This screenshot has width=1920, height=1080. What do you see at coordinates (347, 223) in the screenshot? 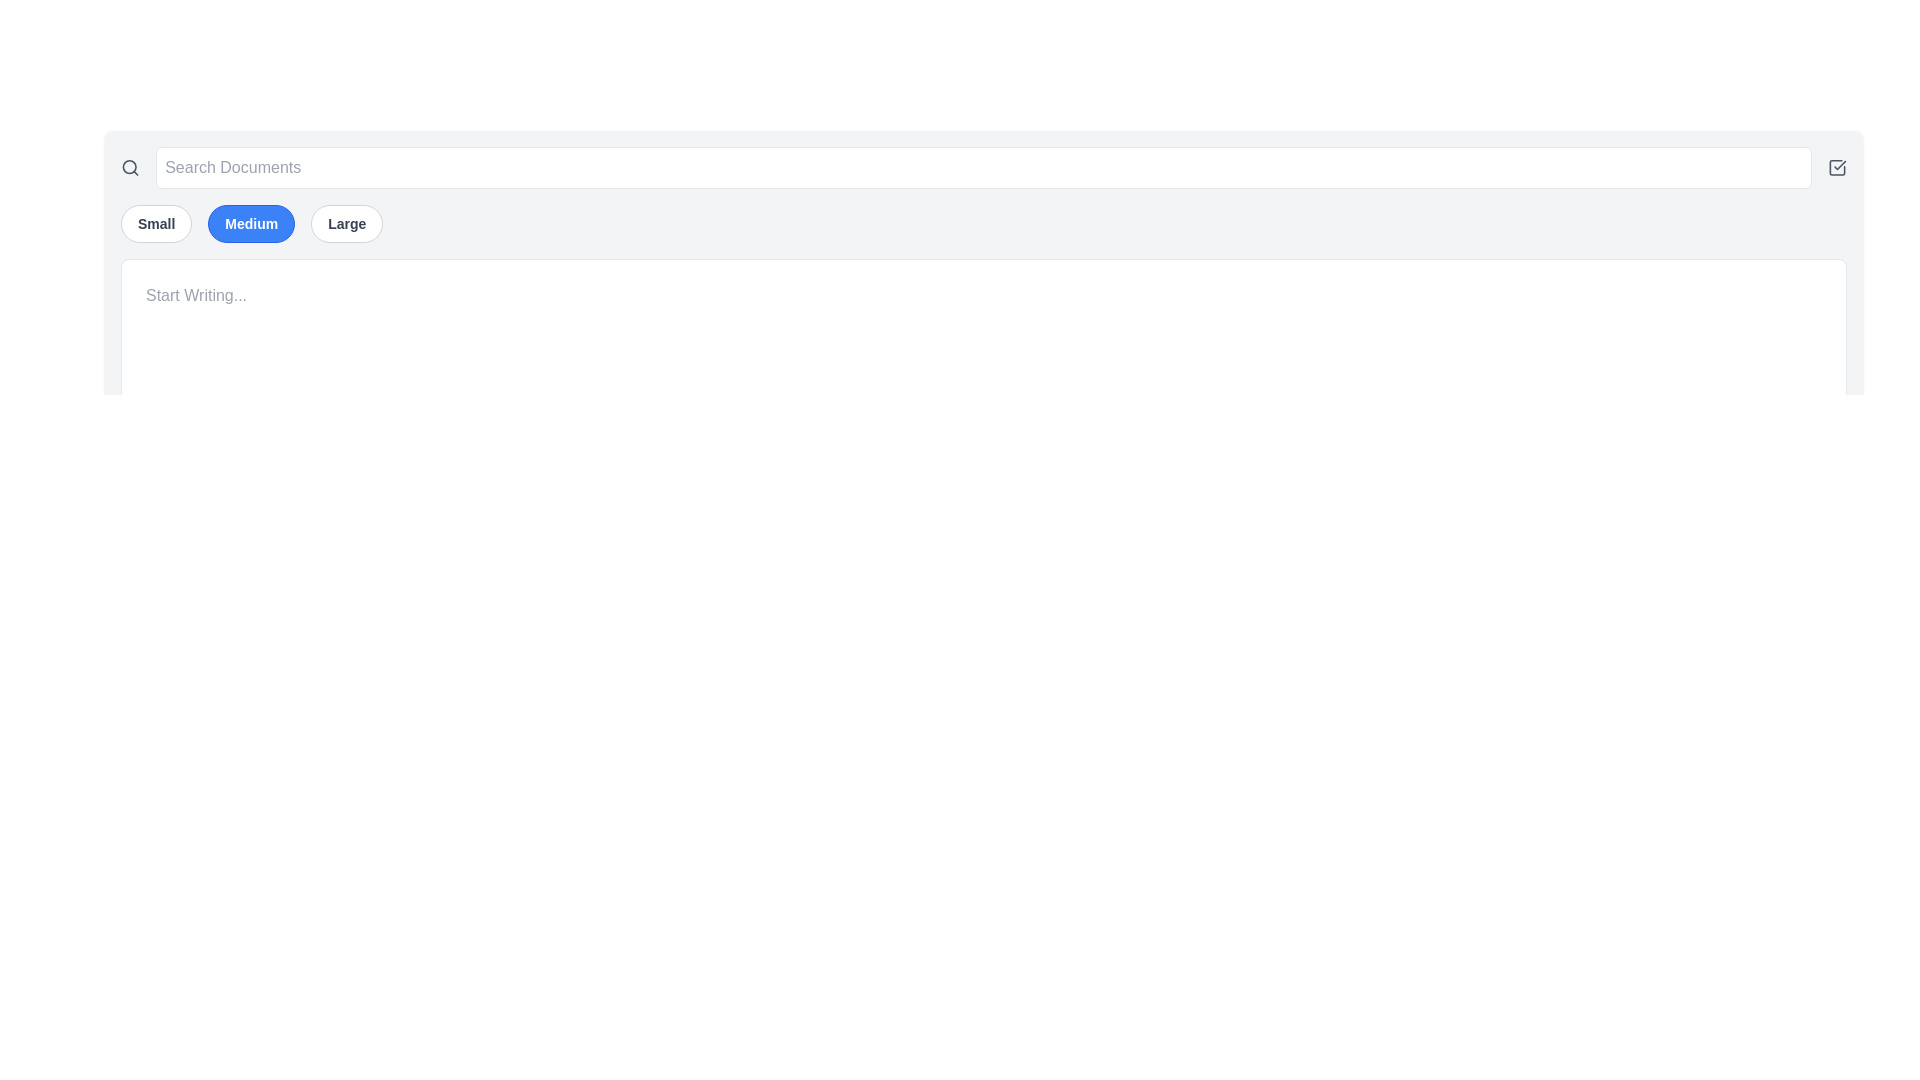
I see `the 'Large' button, which is the third button in a row of three` at bounding box center [347, 223].